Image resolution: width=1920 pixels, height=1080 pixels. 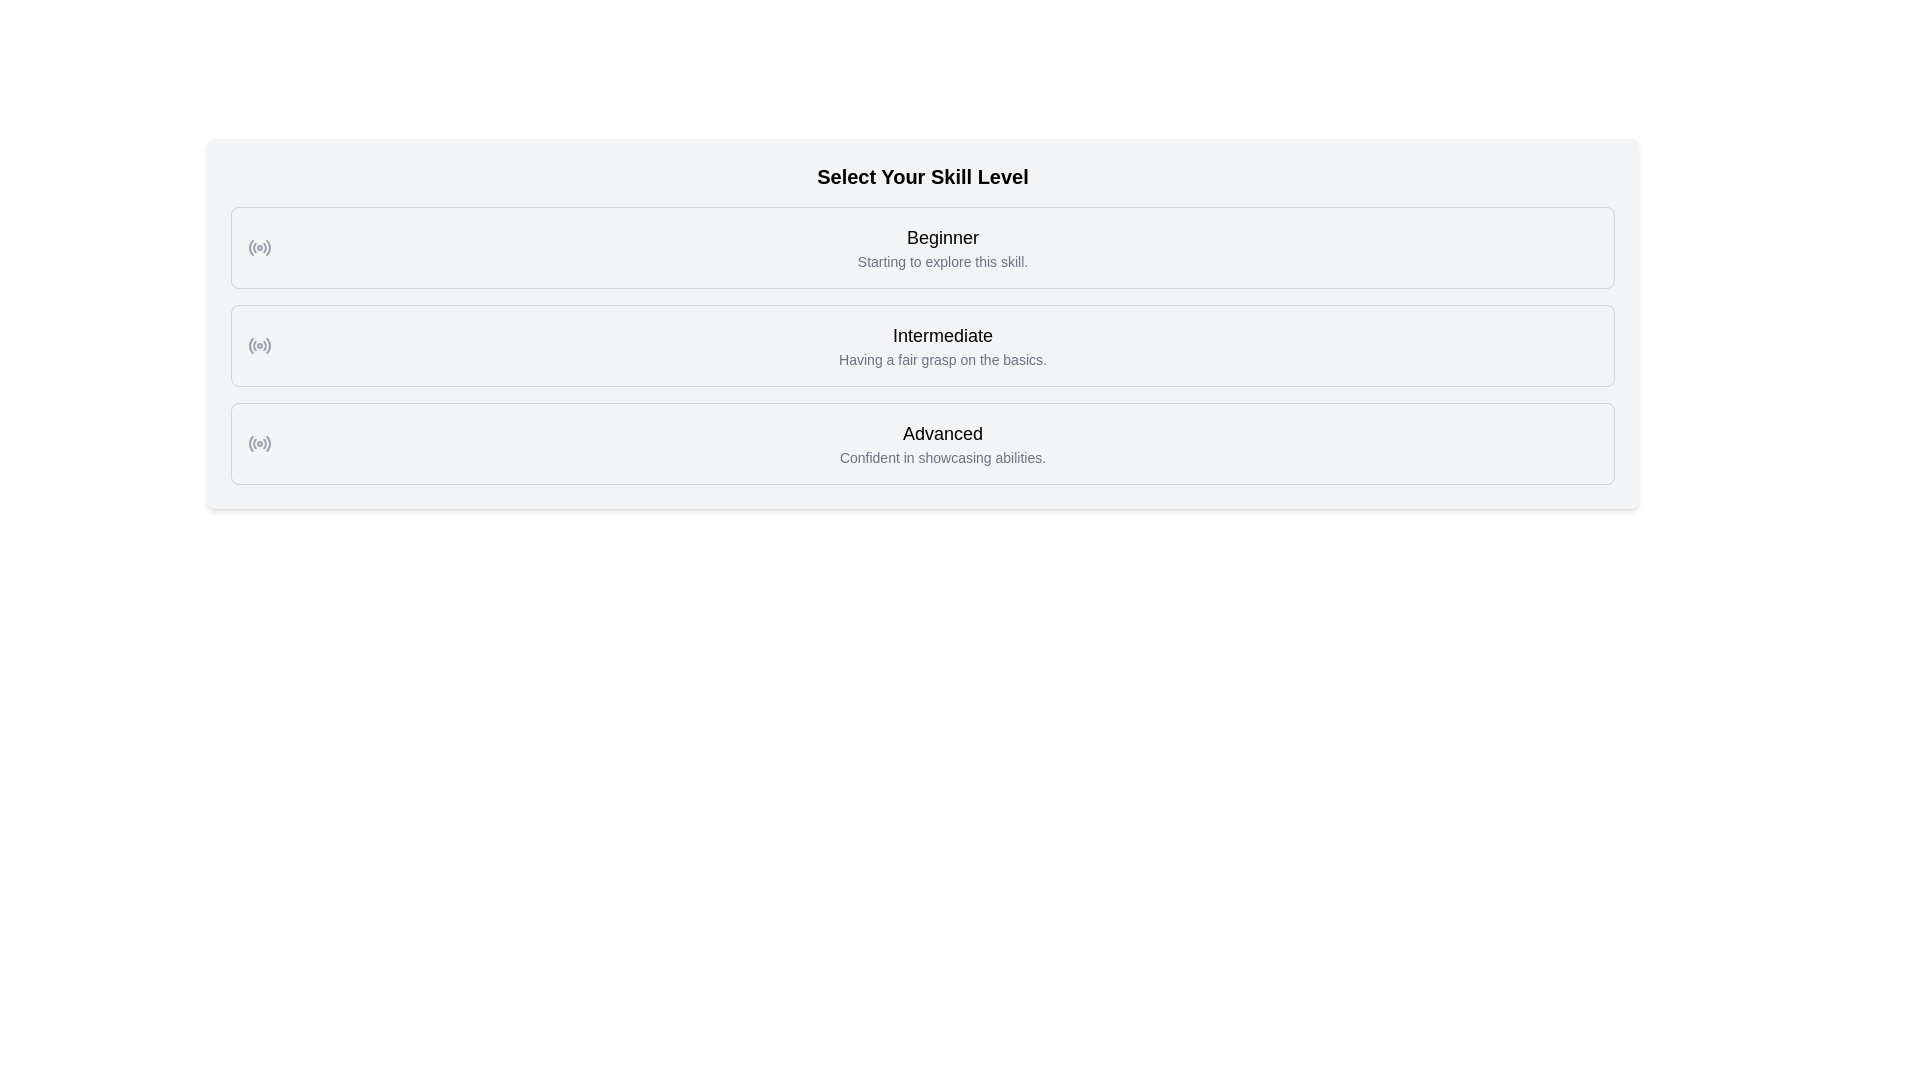 What do you see at coordinates (941, 345) in the screenshot?
I see `the 'Intermediate' selectable option element, which features 'Intermediate' in a bold font and is positioned between 'Beginner' and 'Advanced' in a vertical list` at bounding box center [941, 345].